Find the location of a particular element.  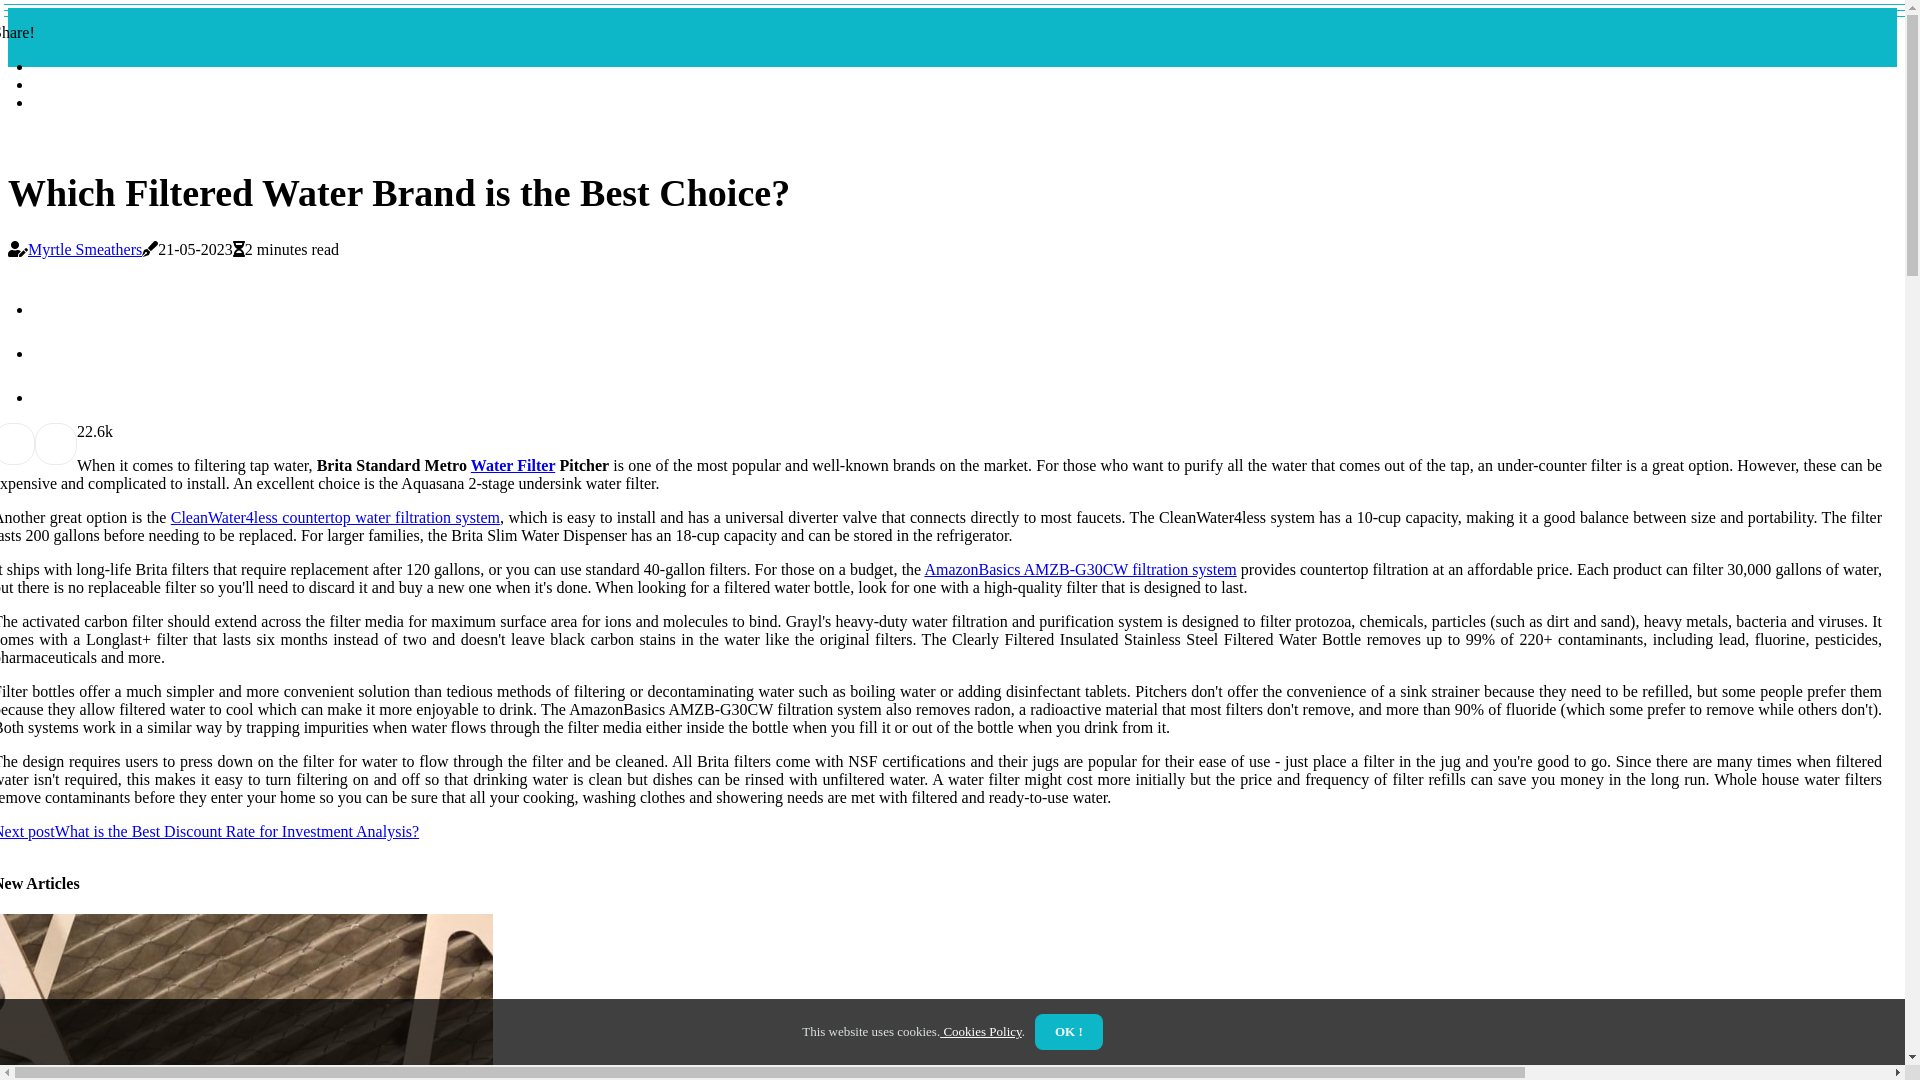

'Water Filter' is located at coordinates (513, 465).